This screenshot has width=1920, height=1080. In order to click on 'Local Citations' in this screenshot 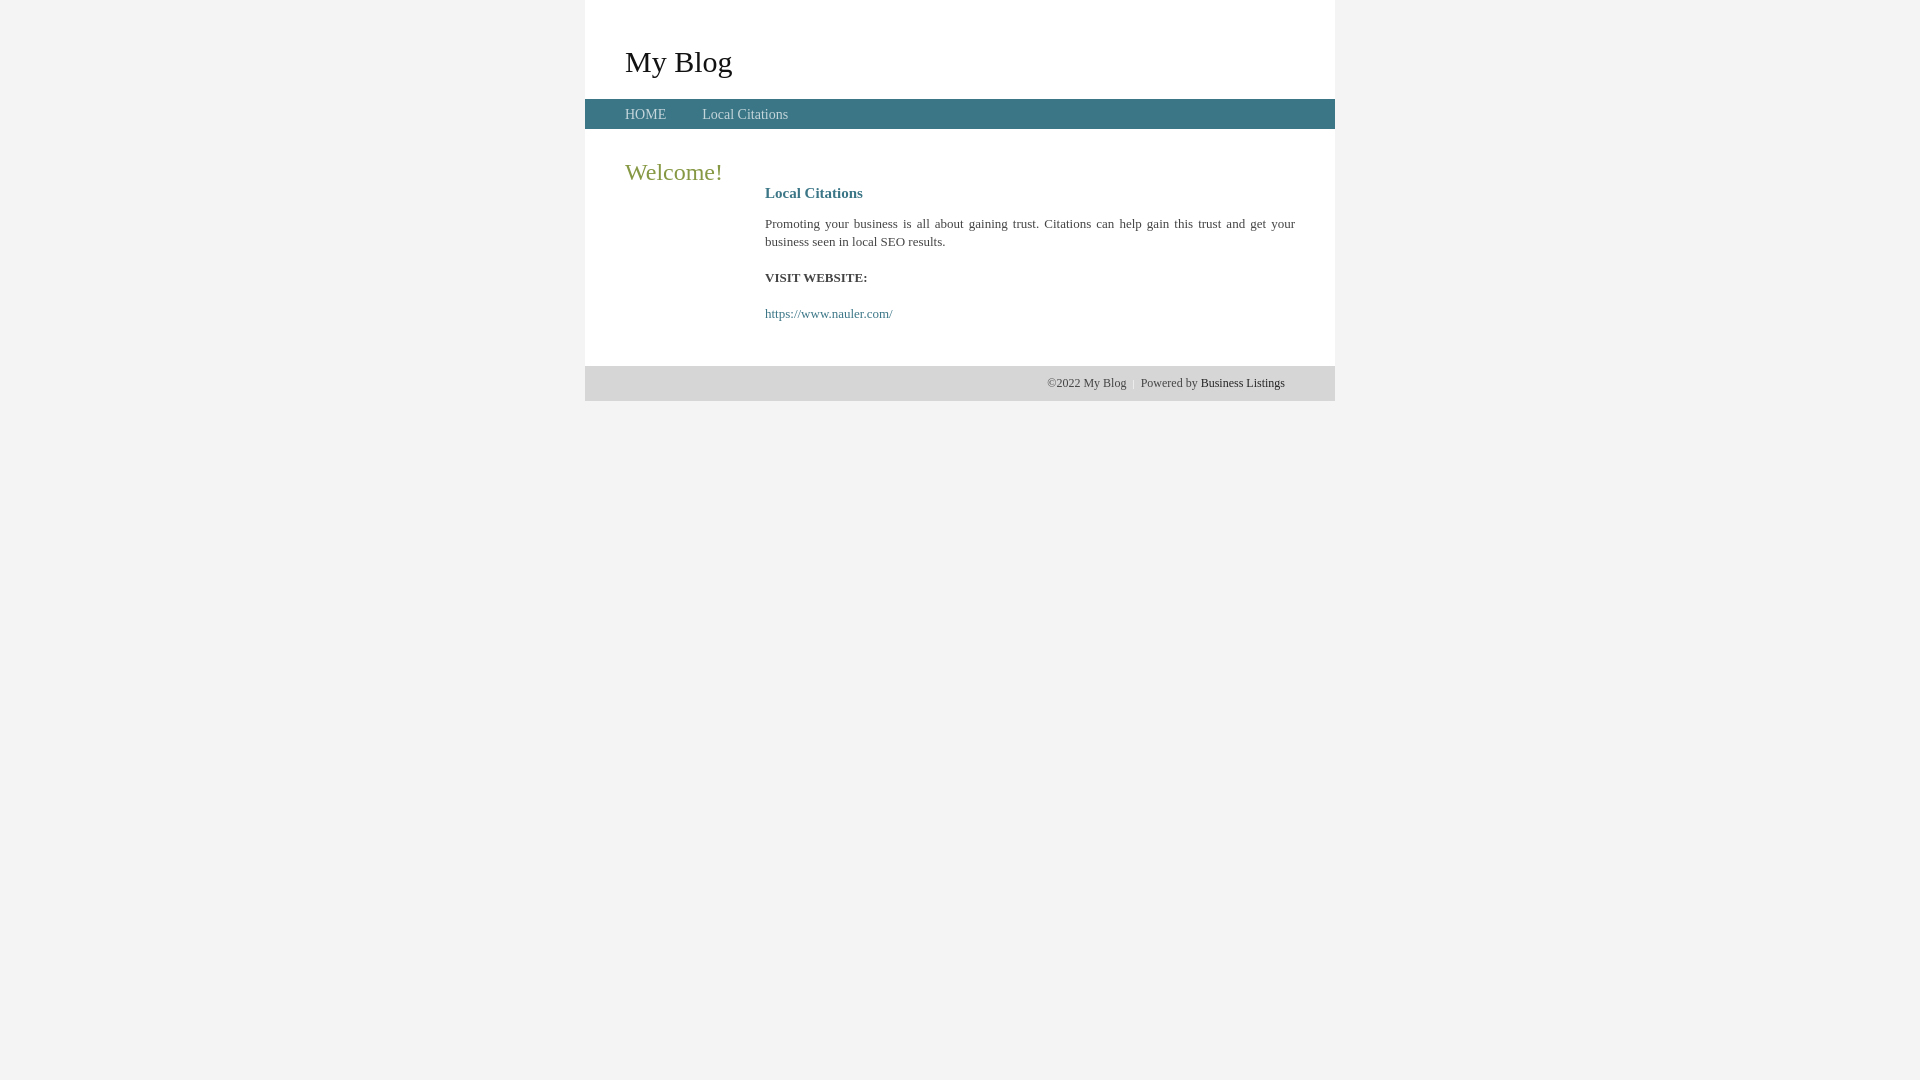, I will do `click(701, 114)`.